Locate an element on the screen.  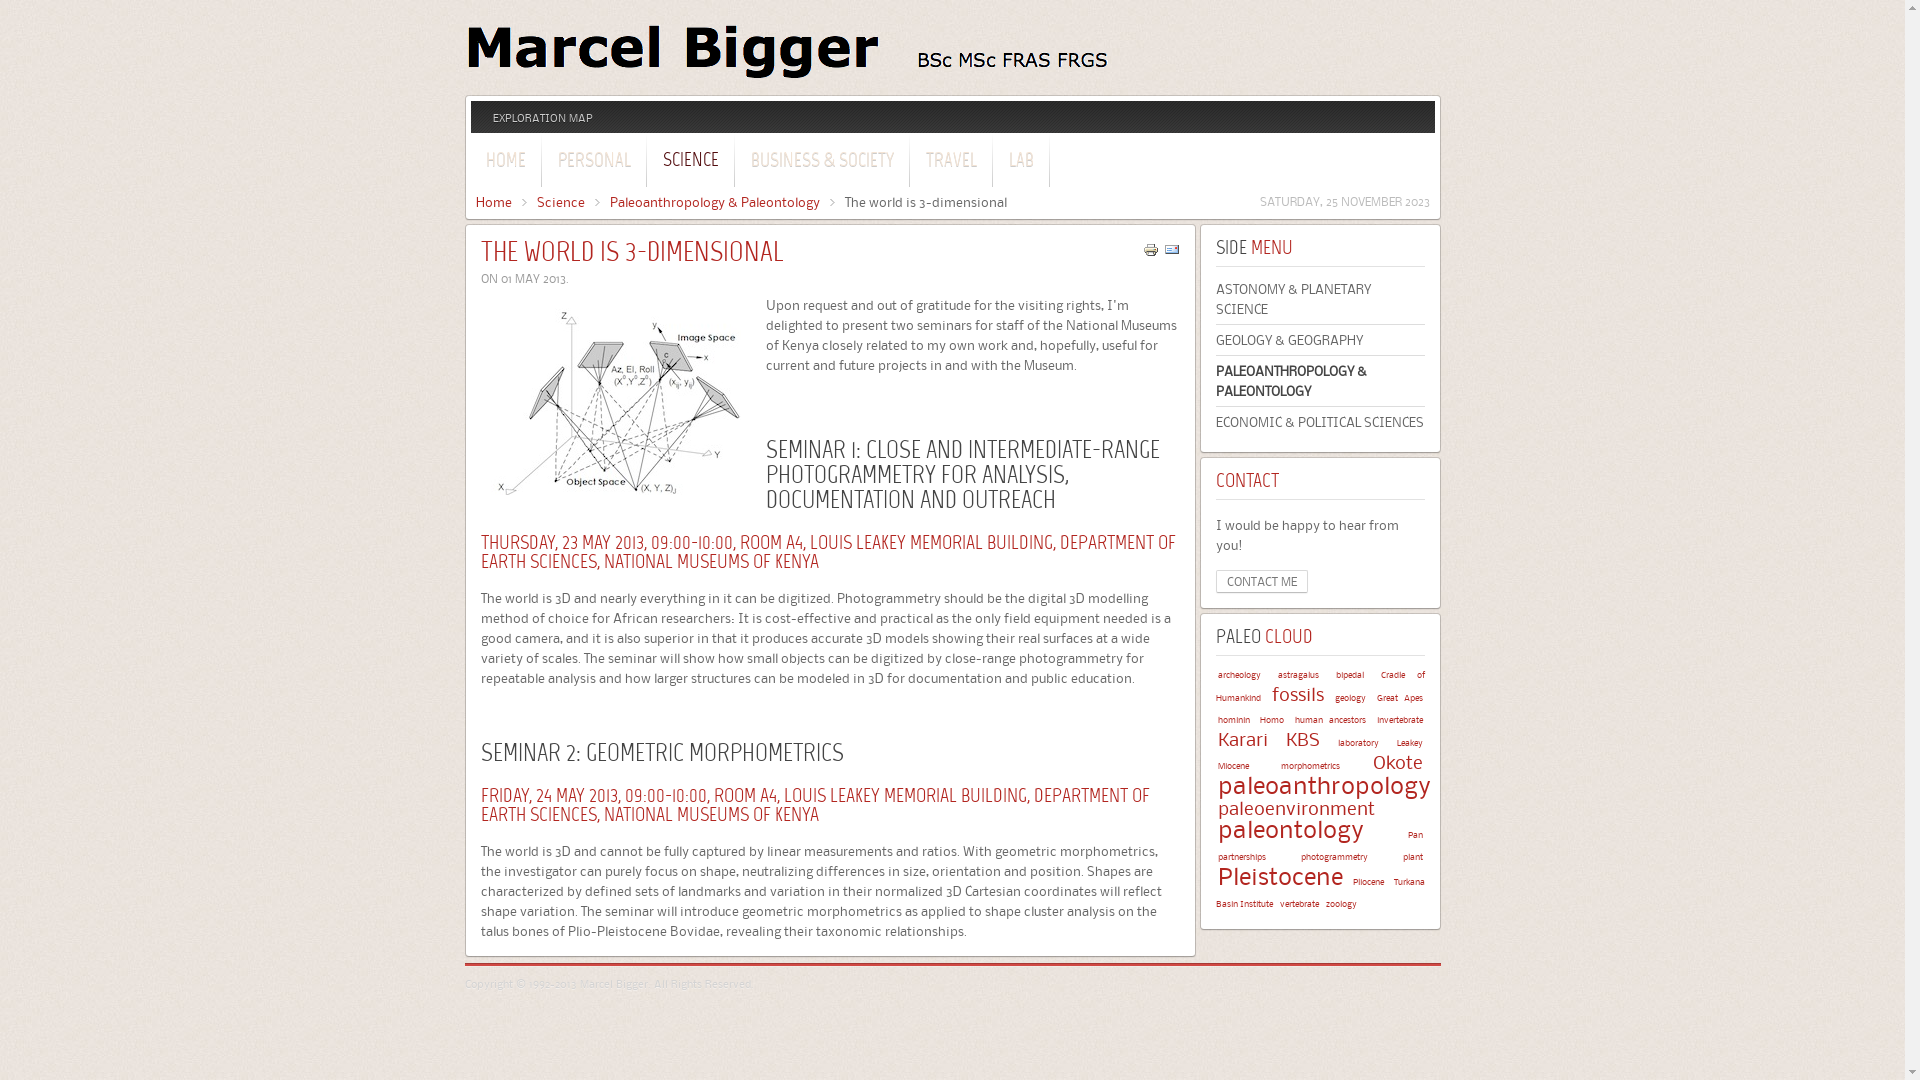
'hominin' is located at coordinates (1217, 718).